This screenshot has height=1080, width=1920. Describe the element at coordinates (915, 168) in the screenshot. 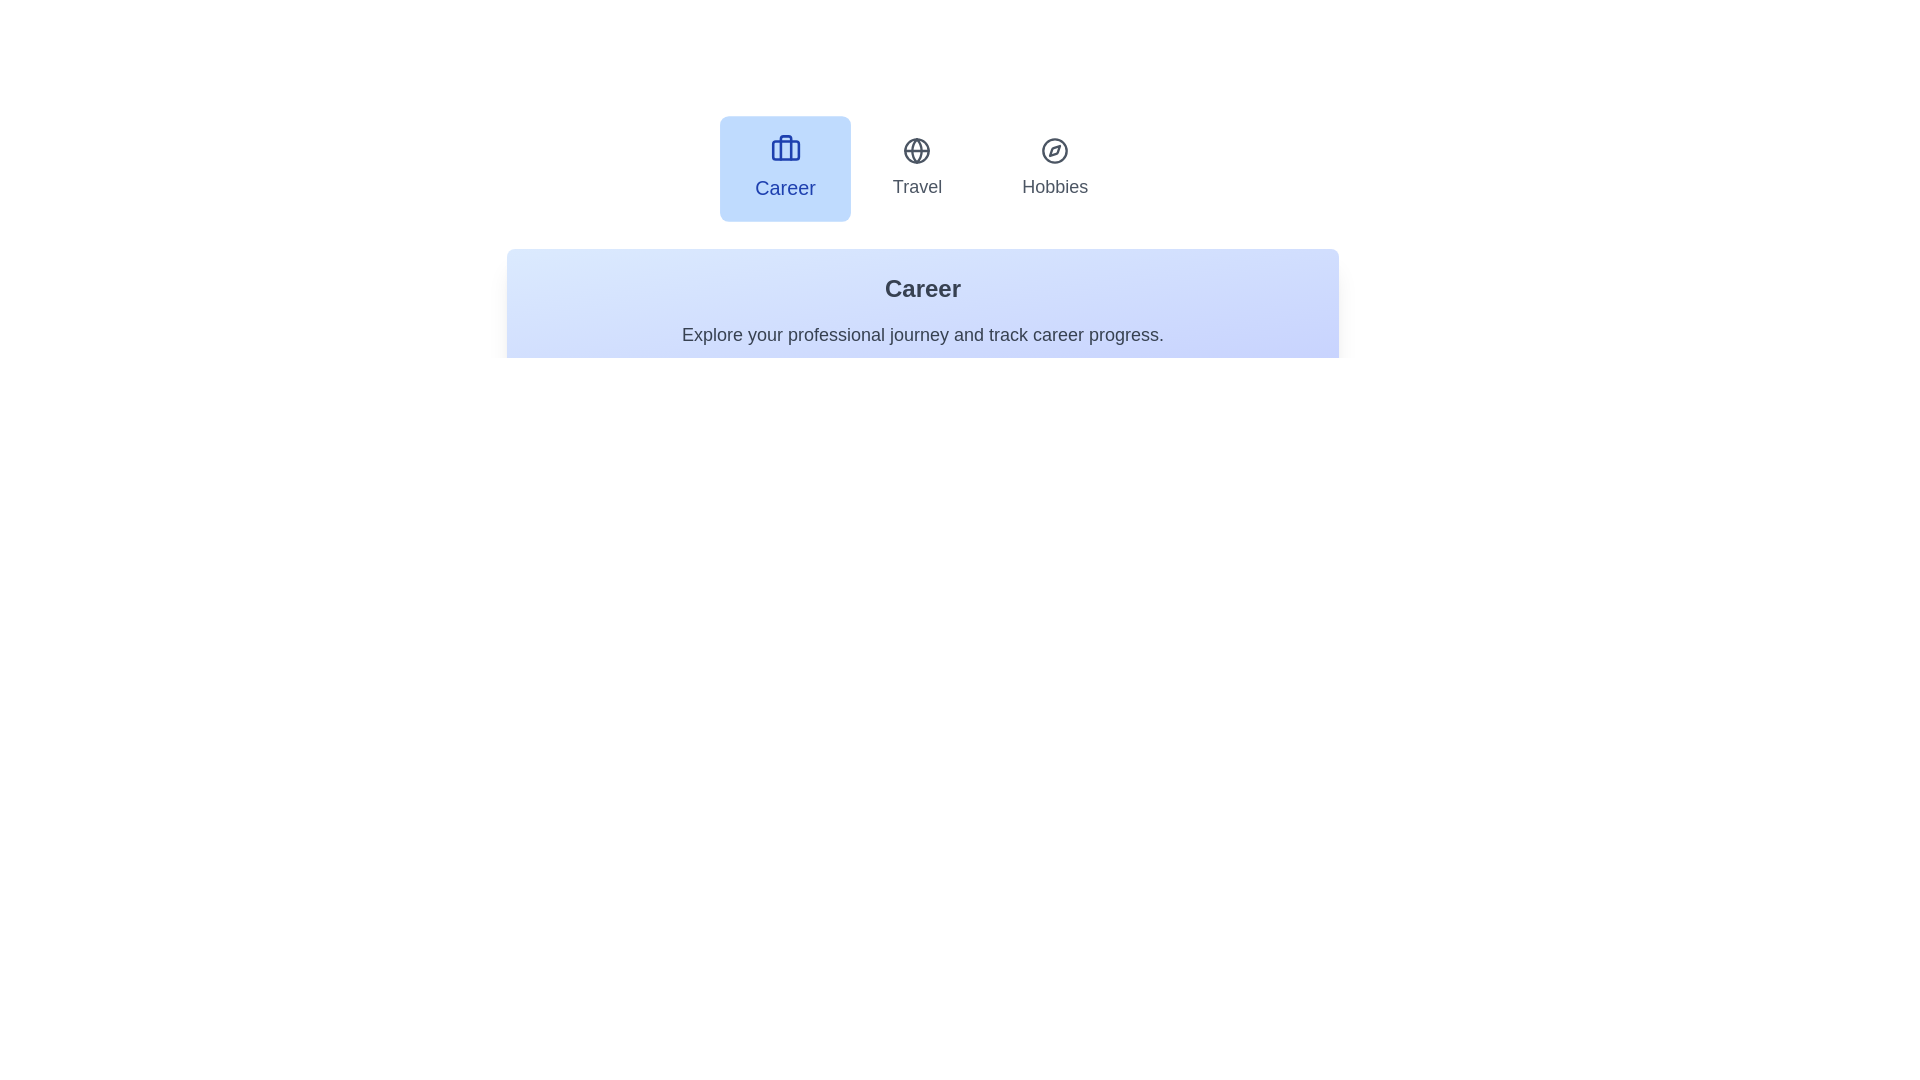

I see `the tab labeled Travel to switch its content` at that location.